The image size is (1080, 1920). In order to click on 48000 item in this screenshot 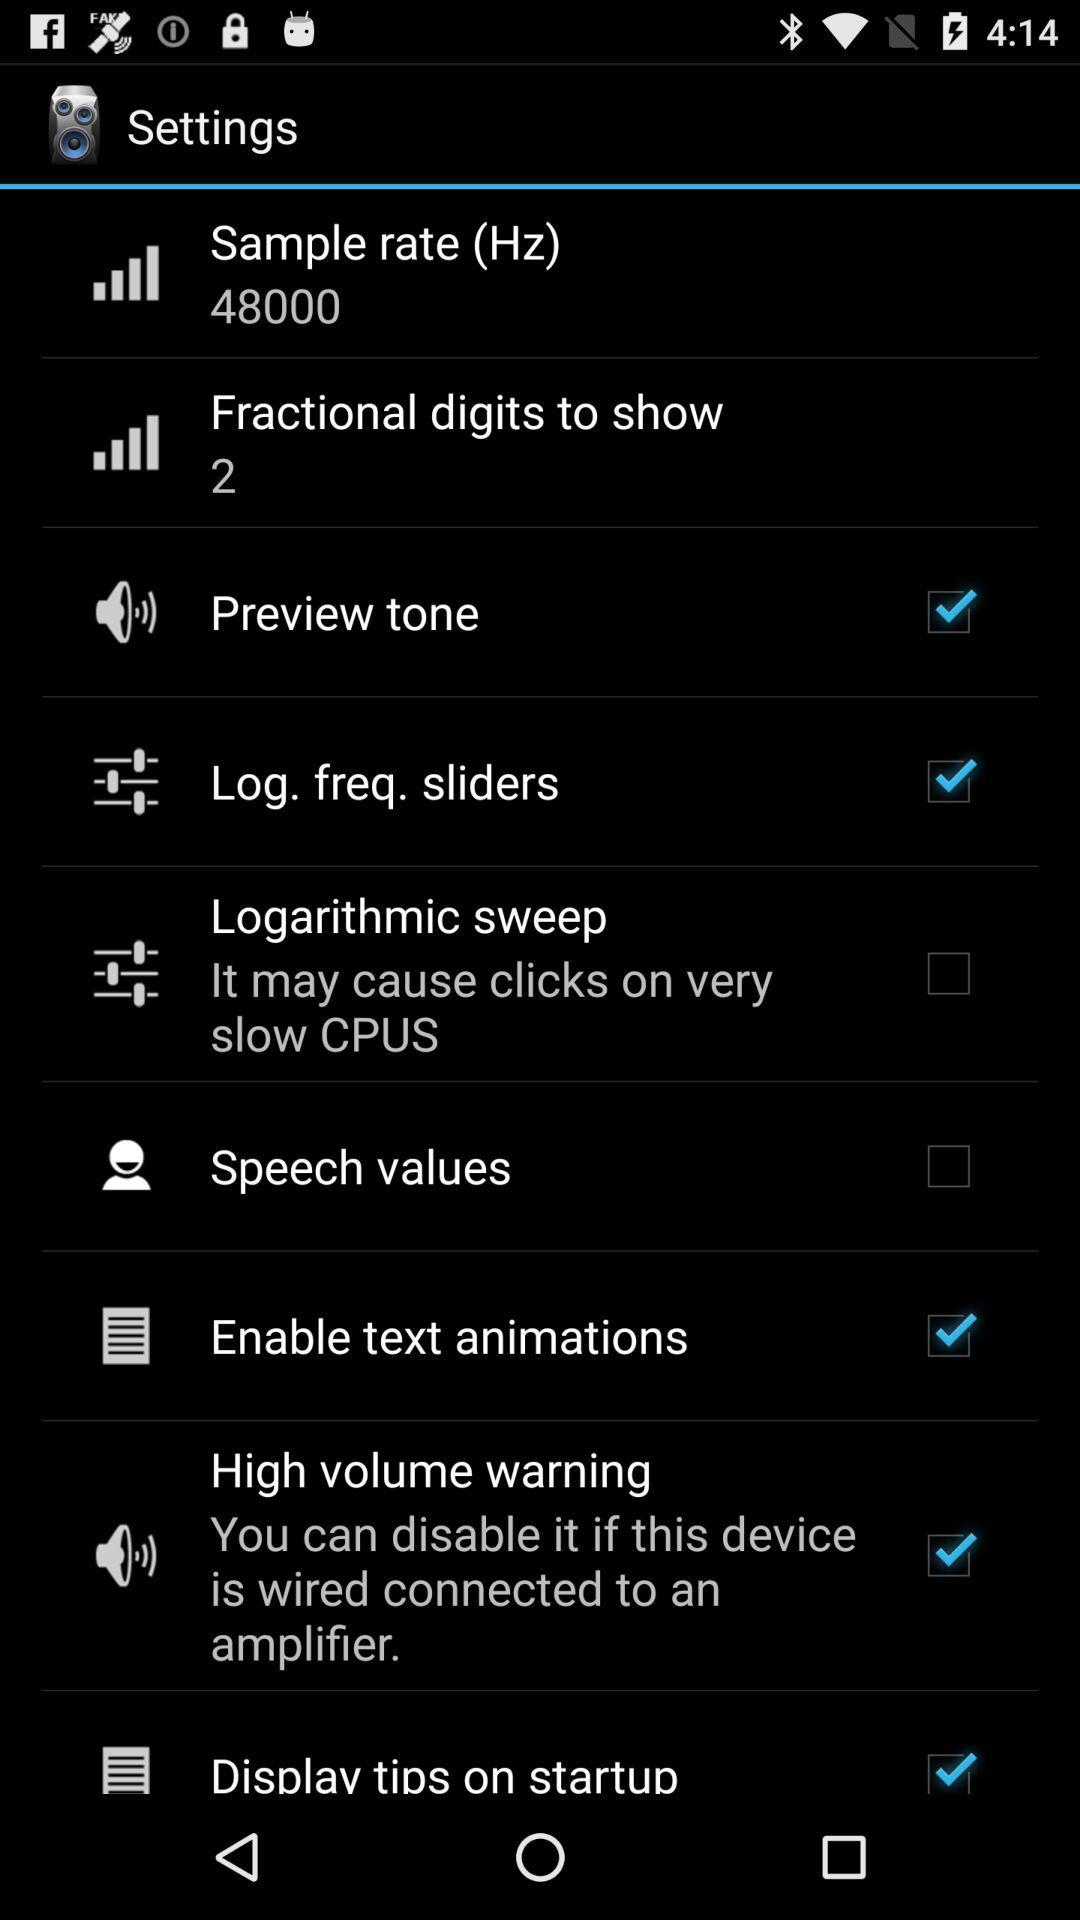, I will do `click(275, 303)`.